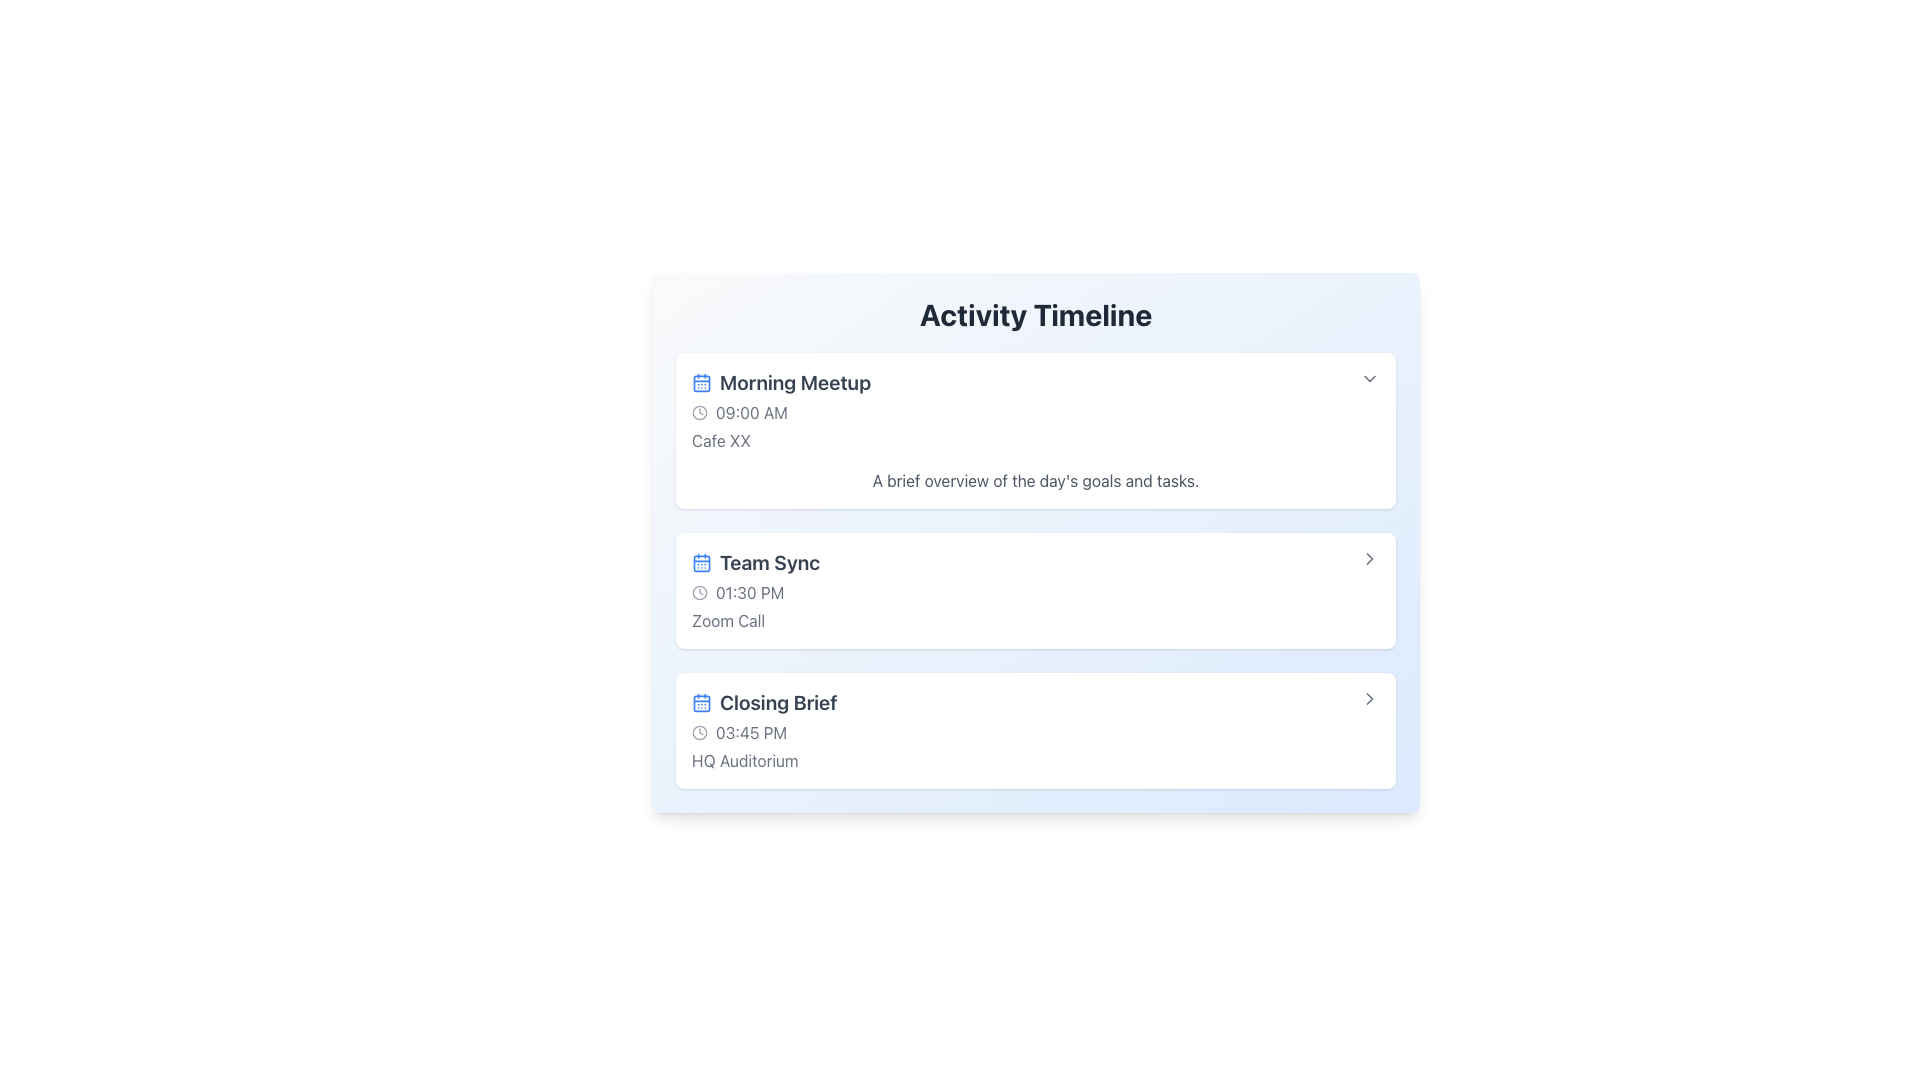  I want to click on the 'Morning Meetup' text label which is prominently styled in black and accompanied by a blue calendar icon, located at the top-left corner of a content card within the timeline interface, so click(780, 382).